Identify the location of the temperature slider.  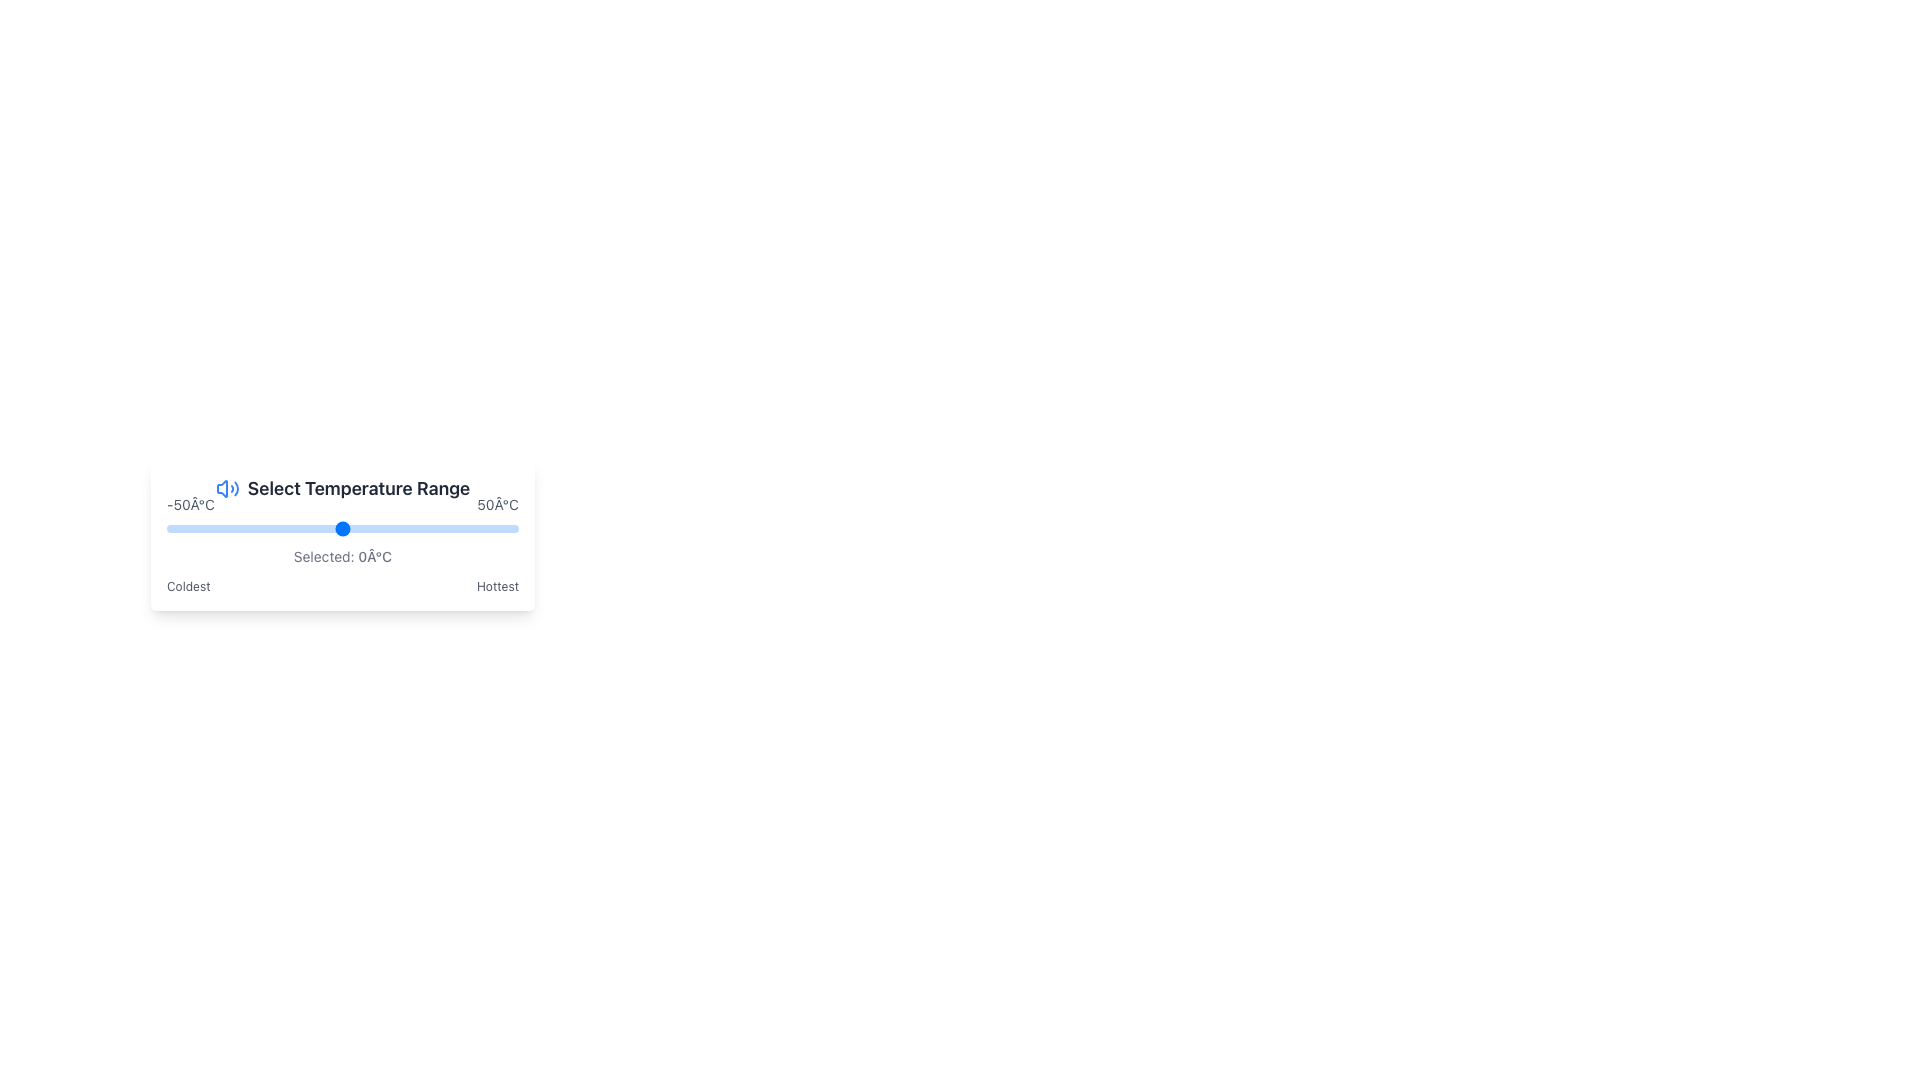
(177, 527).